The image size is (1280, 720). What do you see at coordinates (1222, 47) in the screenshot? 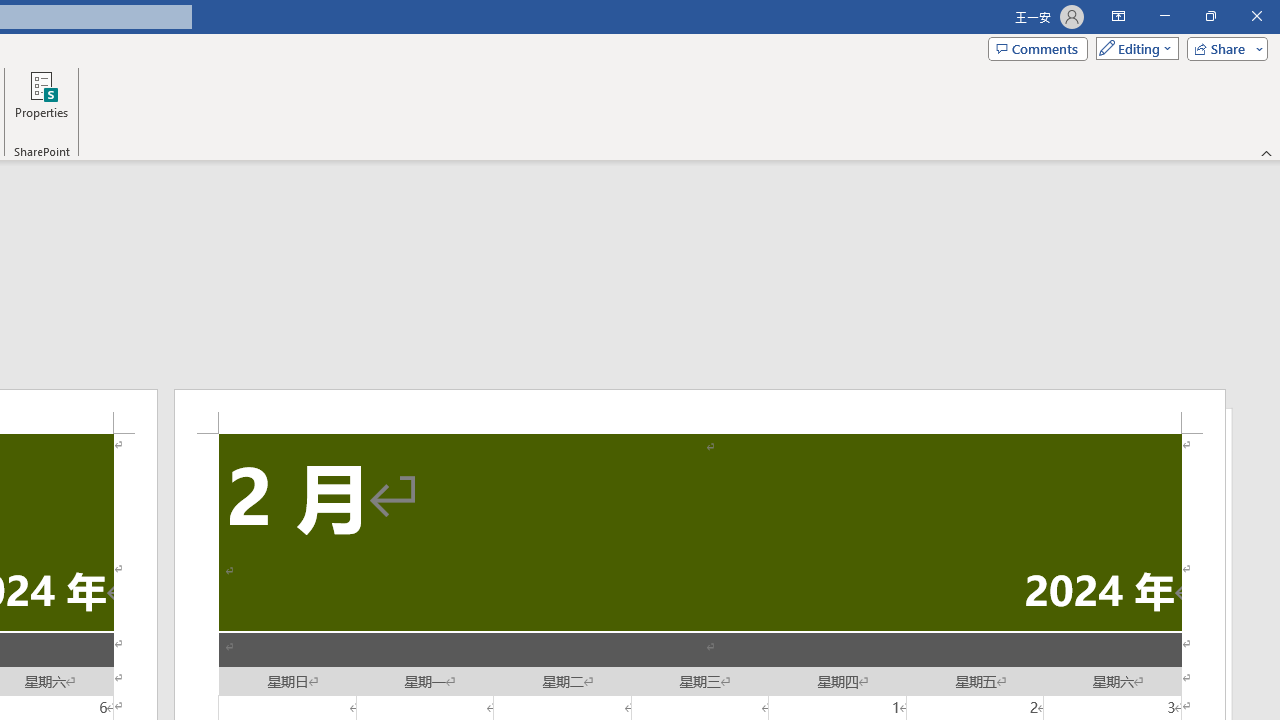
I see `'Share'` at bounding box center [1222, 47].